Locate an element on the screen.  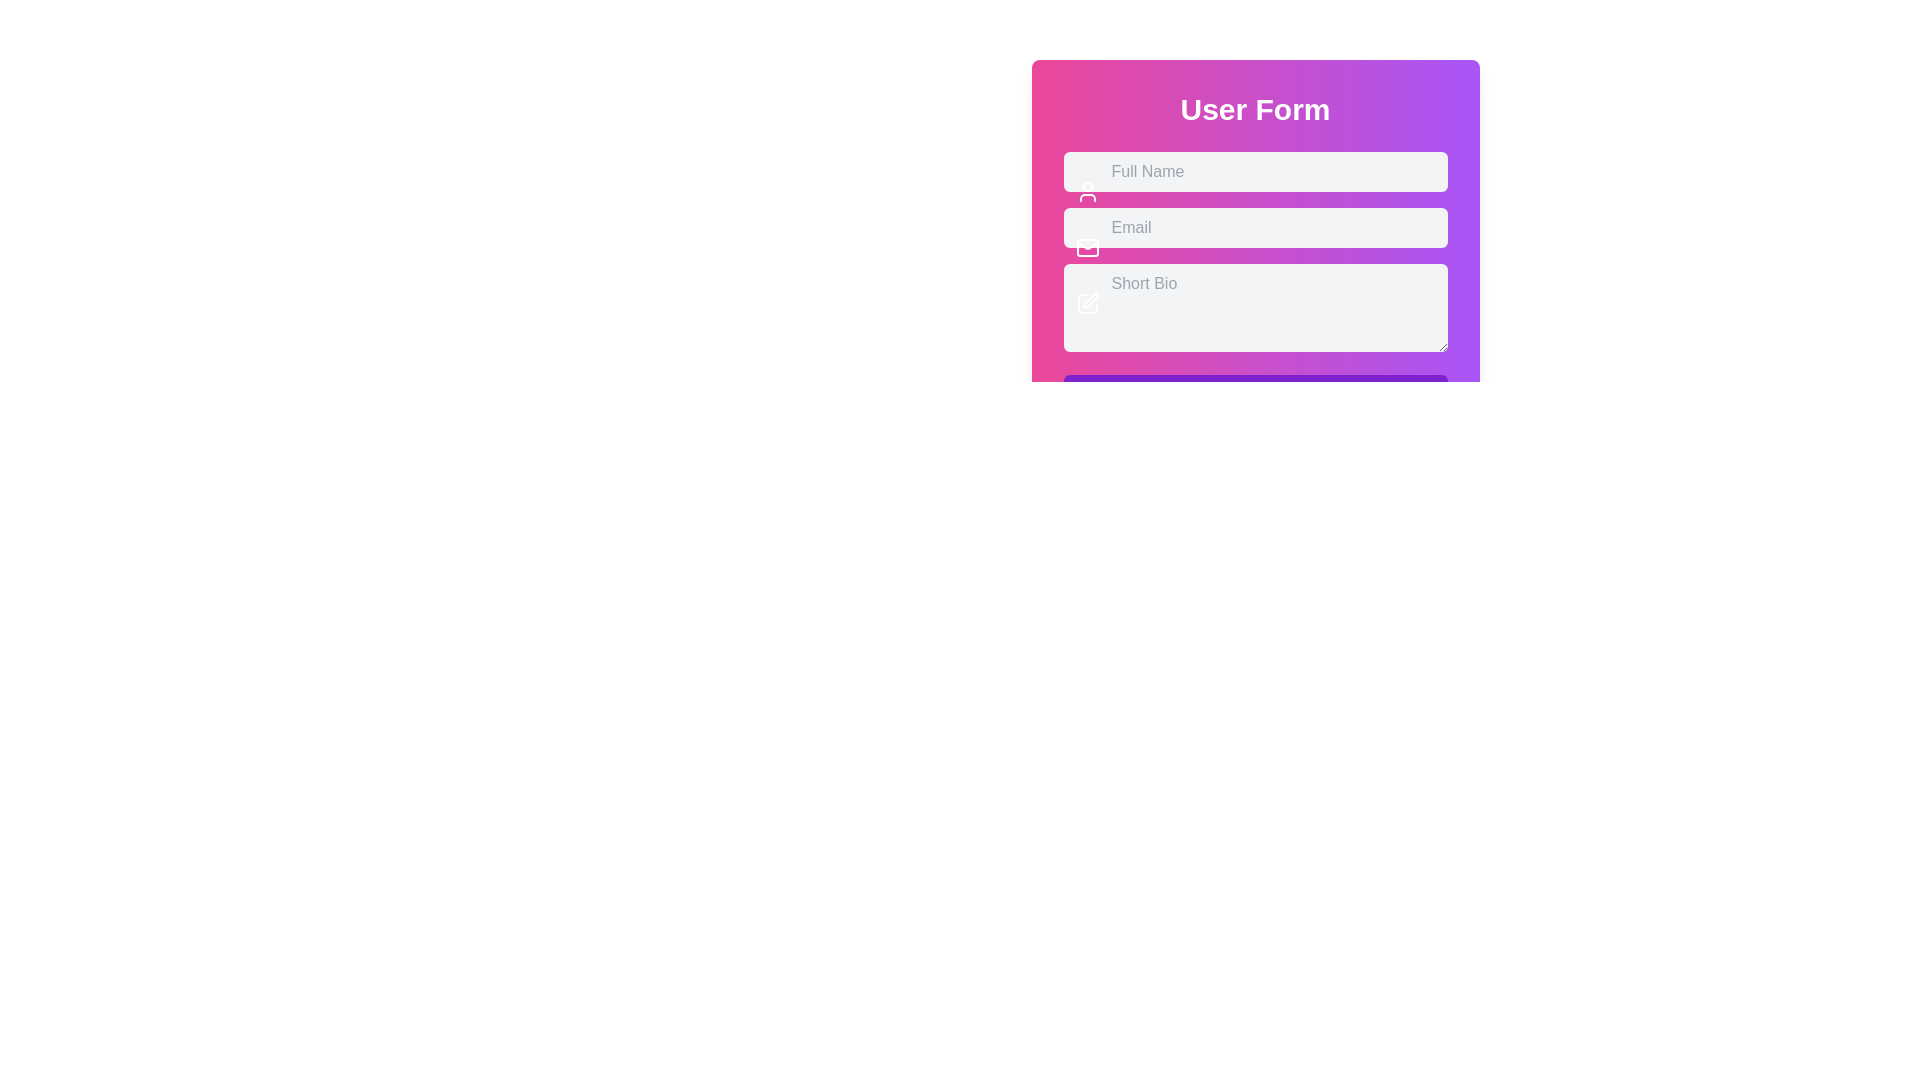
the white user avatar icon located adjacent to the left side of the 'Full Name' input field, which is a circle above a rounded shape representing shoulders is located at coordinates (1086, 192).